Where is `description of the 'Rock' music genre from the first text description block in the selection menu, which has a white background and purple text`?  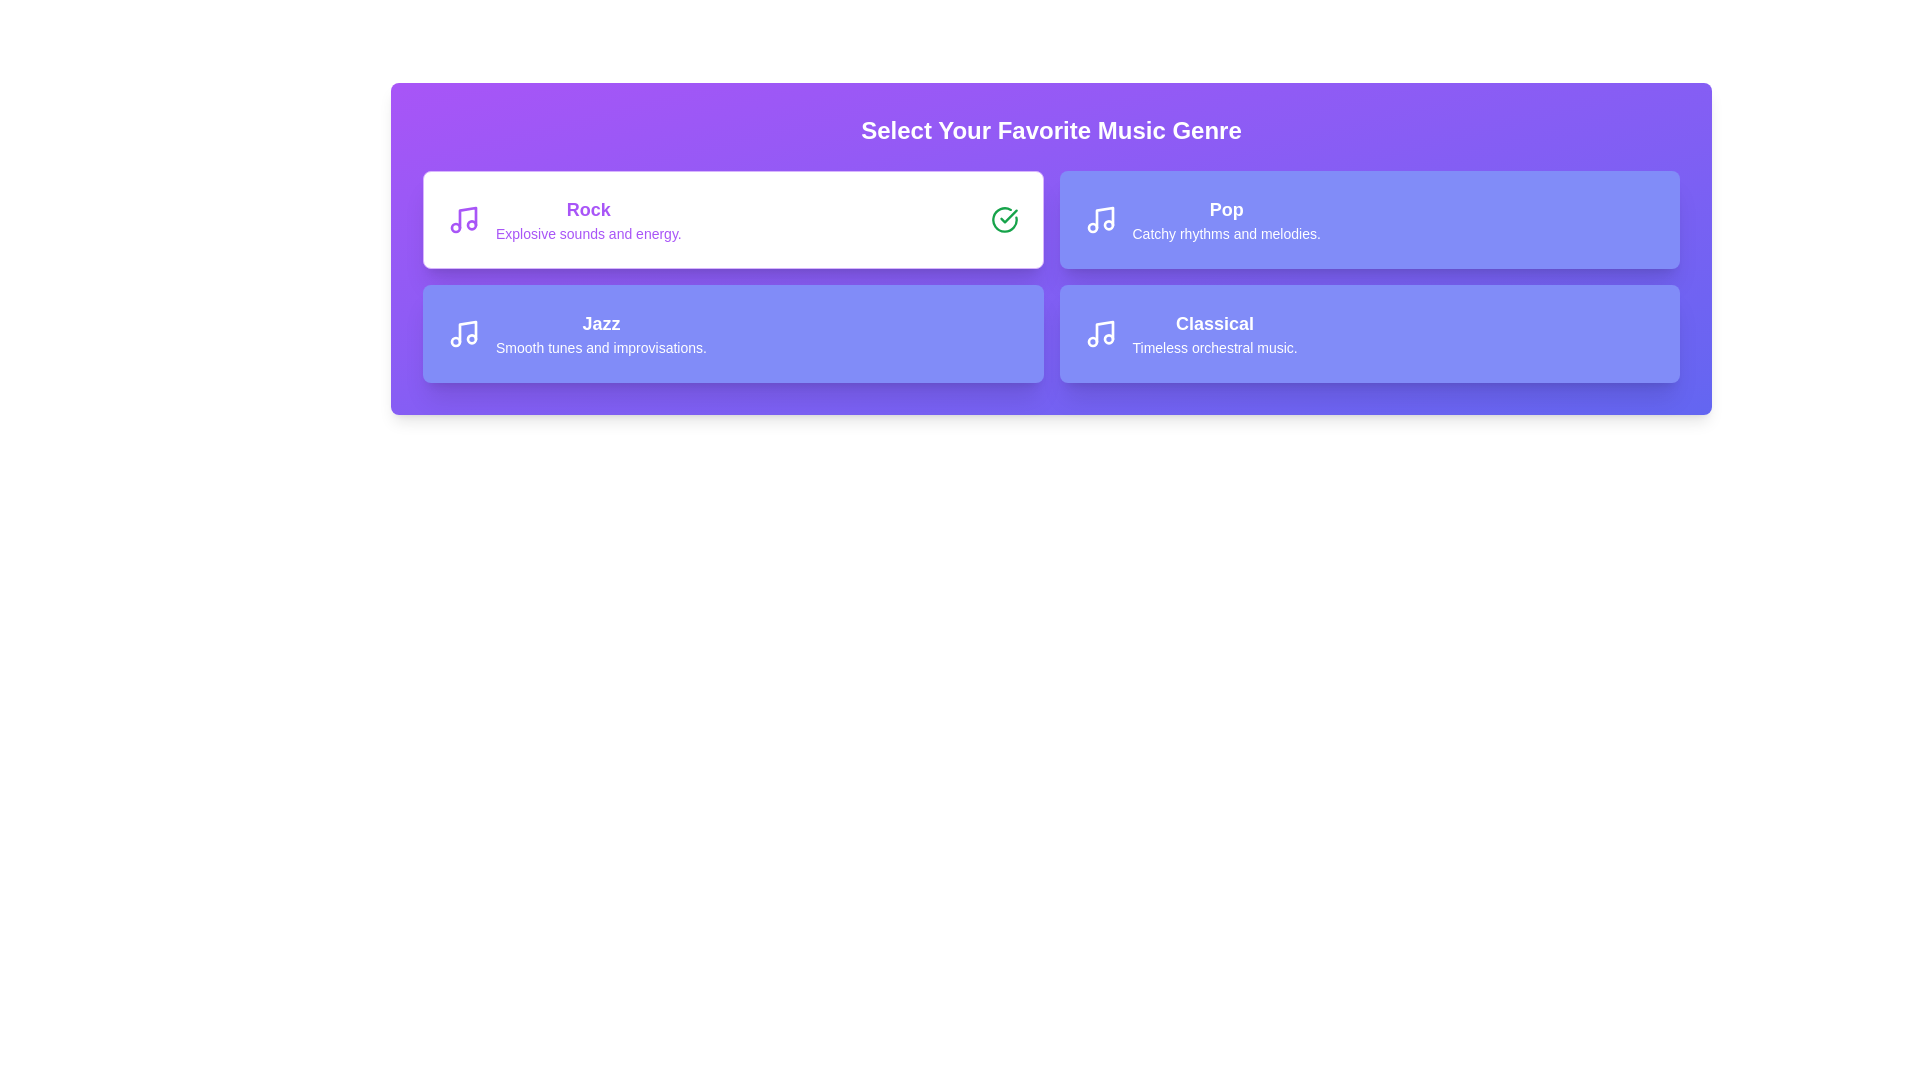
description of the 'Rock' music genre from the first text description block in the selection menu, which has a white background and purple text is located at coordinates (587, 219).